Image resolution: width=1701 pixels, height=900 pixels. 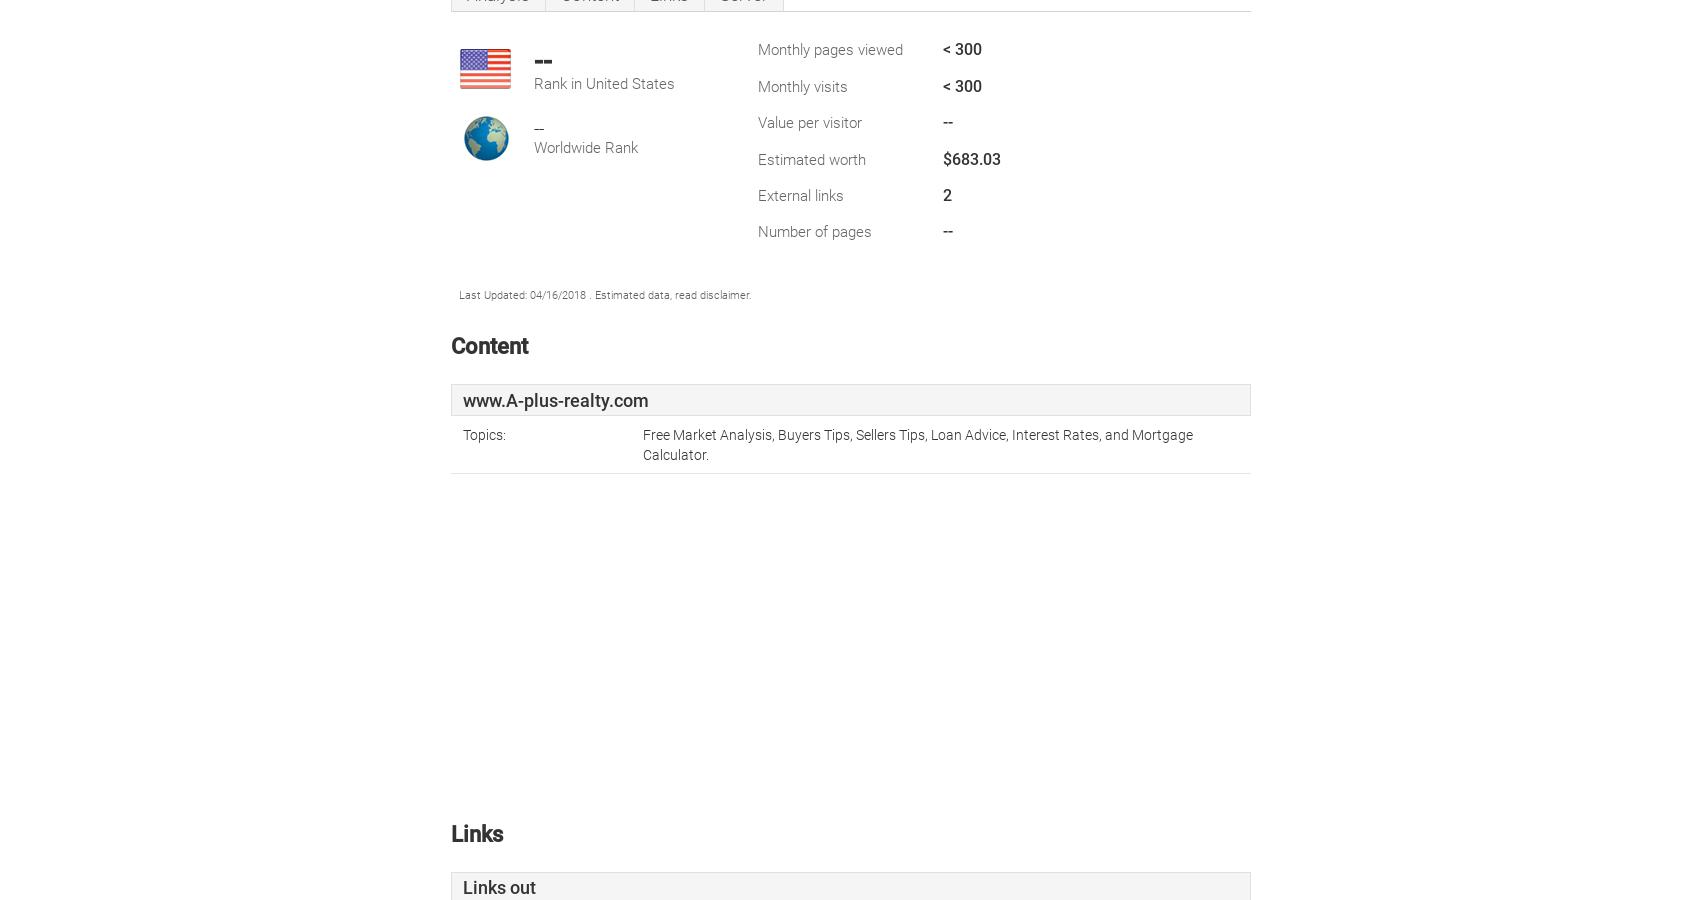 What do you see at coordinates (802, 85) in the screenshot?
I see `'Monthly visits'` at bounding box center [802, 85].